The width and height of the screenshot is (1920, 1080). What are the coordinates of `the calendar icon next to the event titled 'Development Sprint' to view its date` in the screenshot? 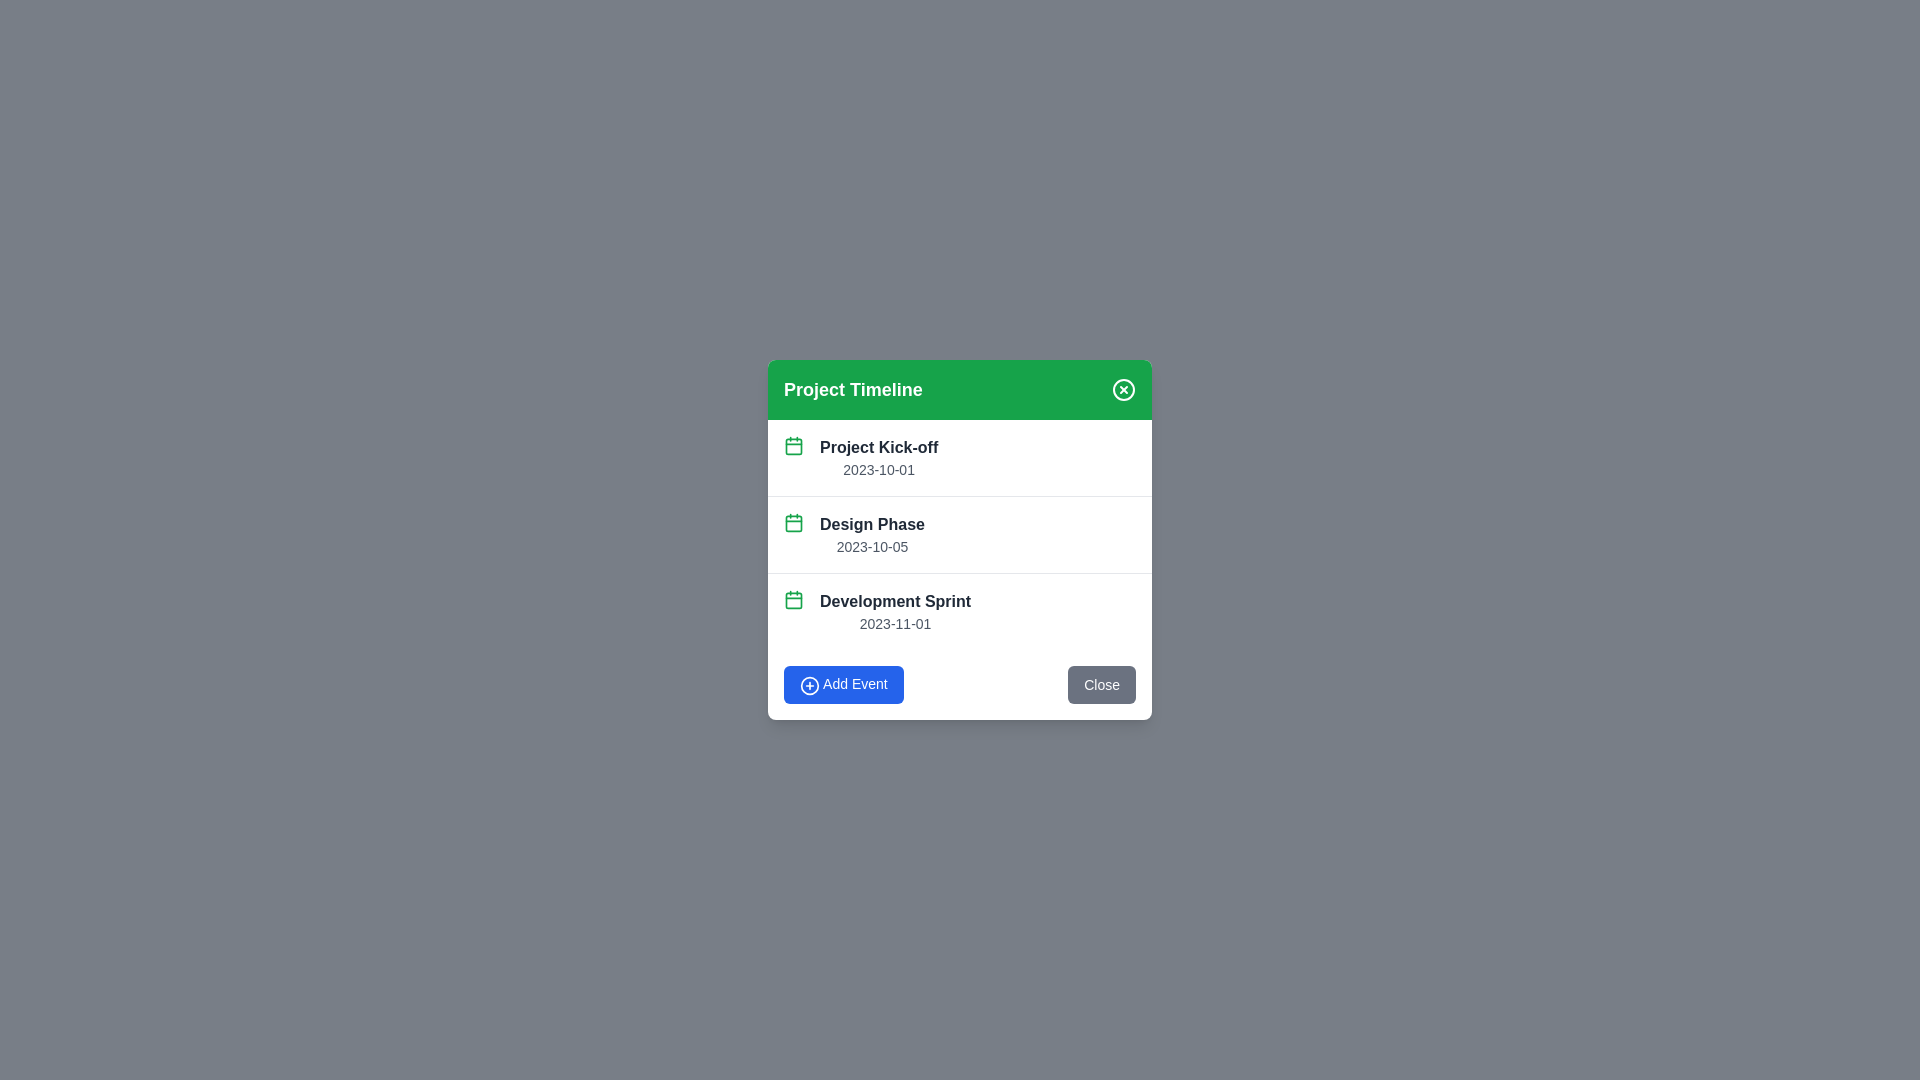 It's located at (792, 599).